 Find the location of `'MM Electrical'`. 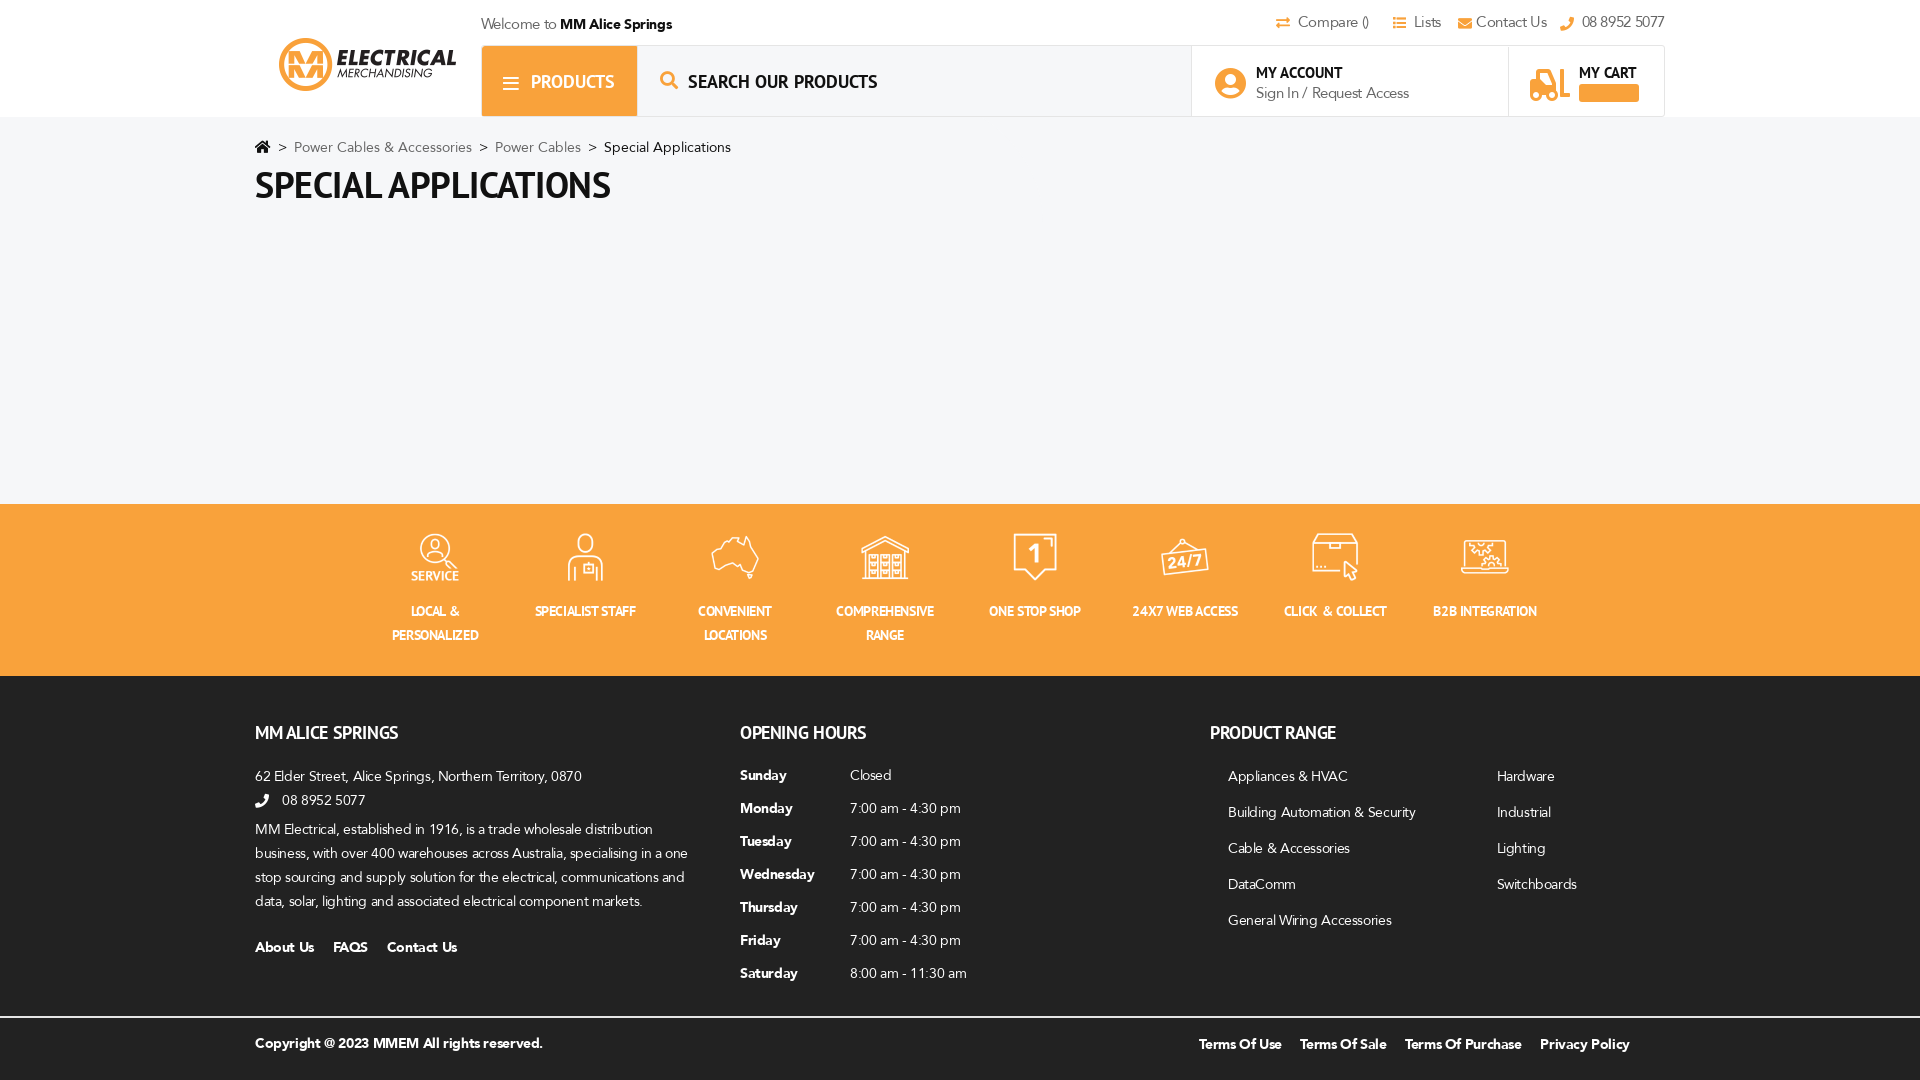

'MM Electrical' is located at coordinates (367, 63).